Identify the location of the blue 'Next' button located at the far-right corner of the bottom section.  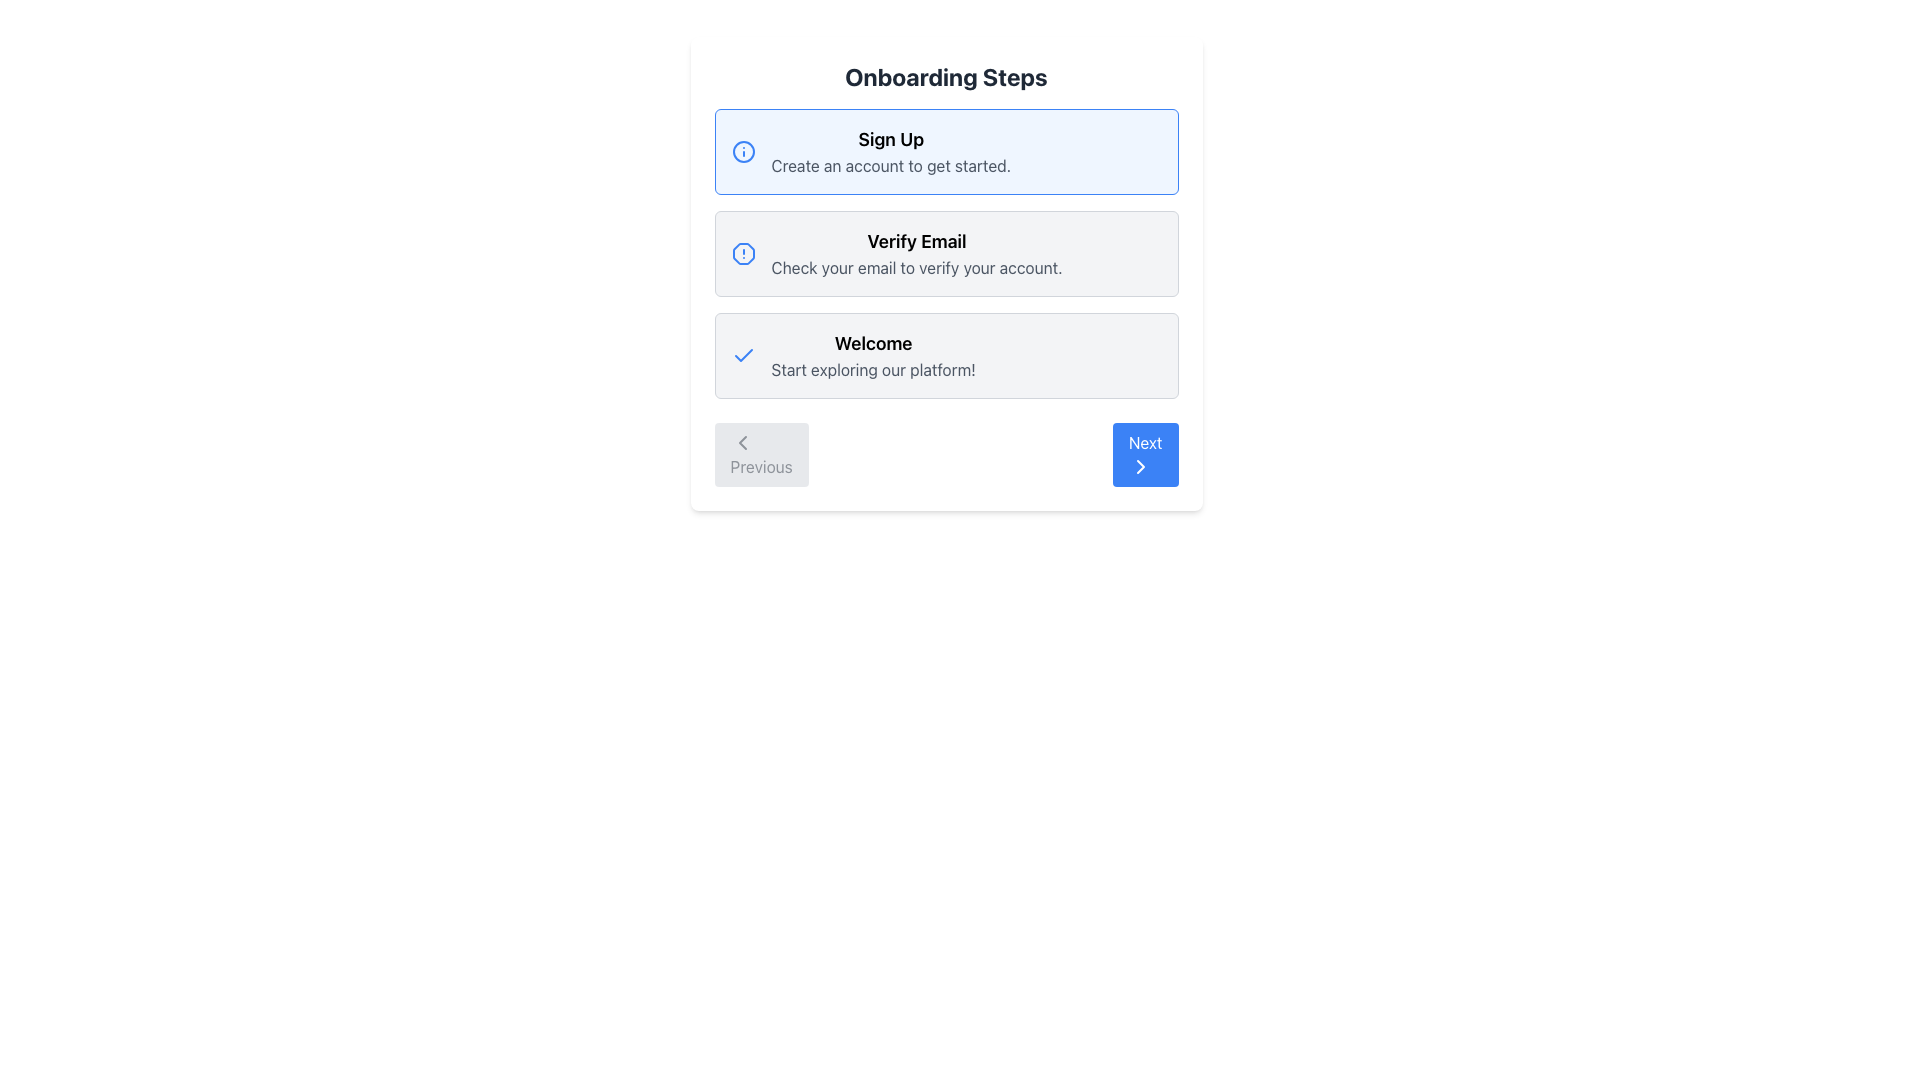
(1145, 455).